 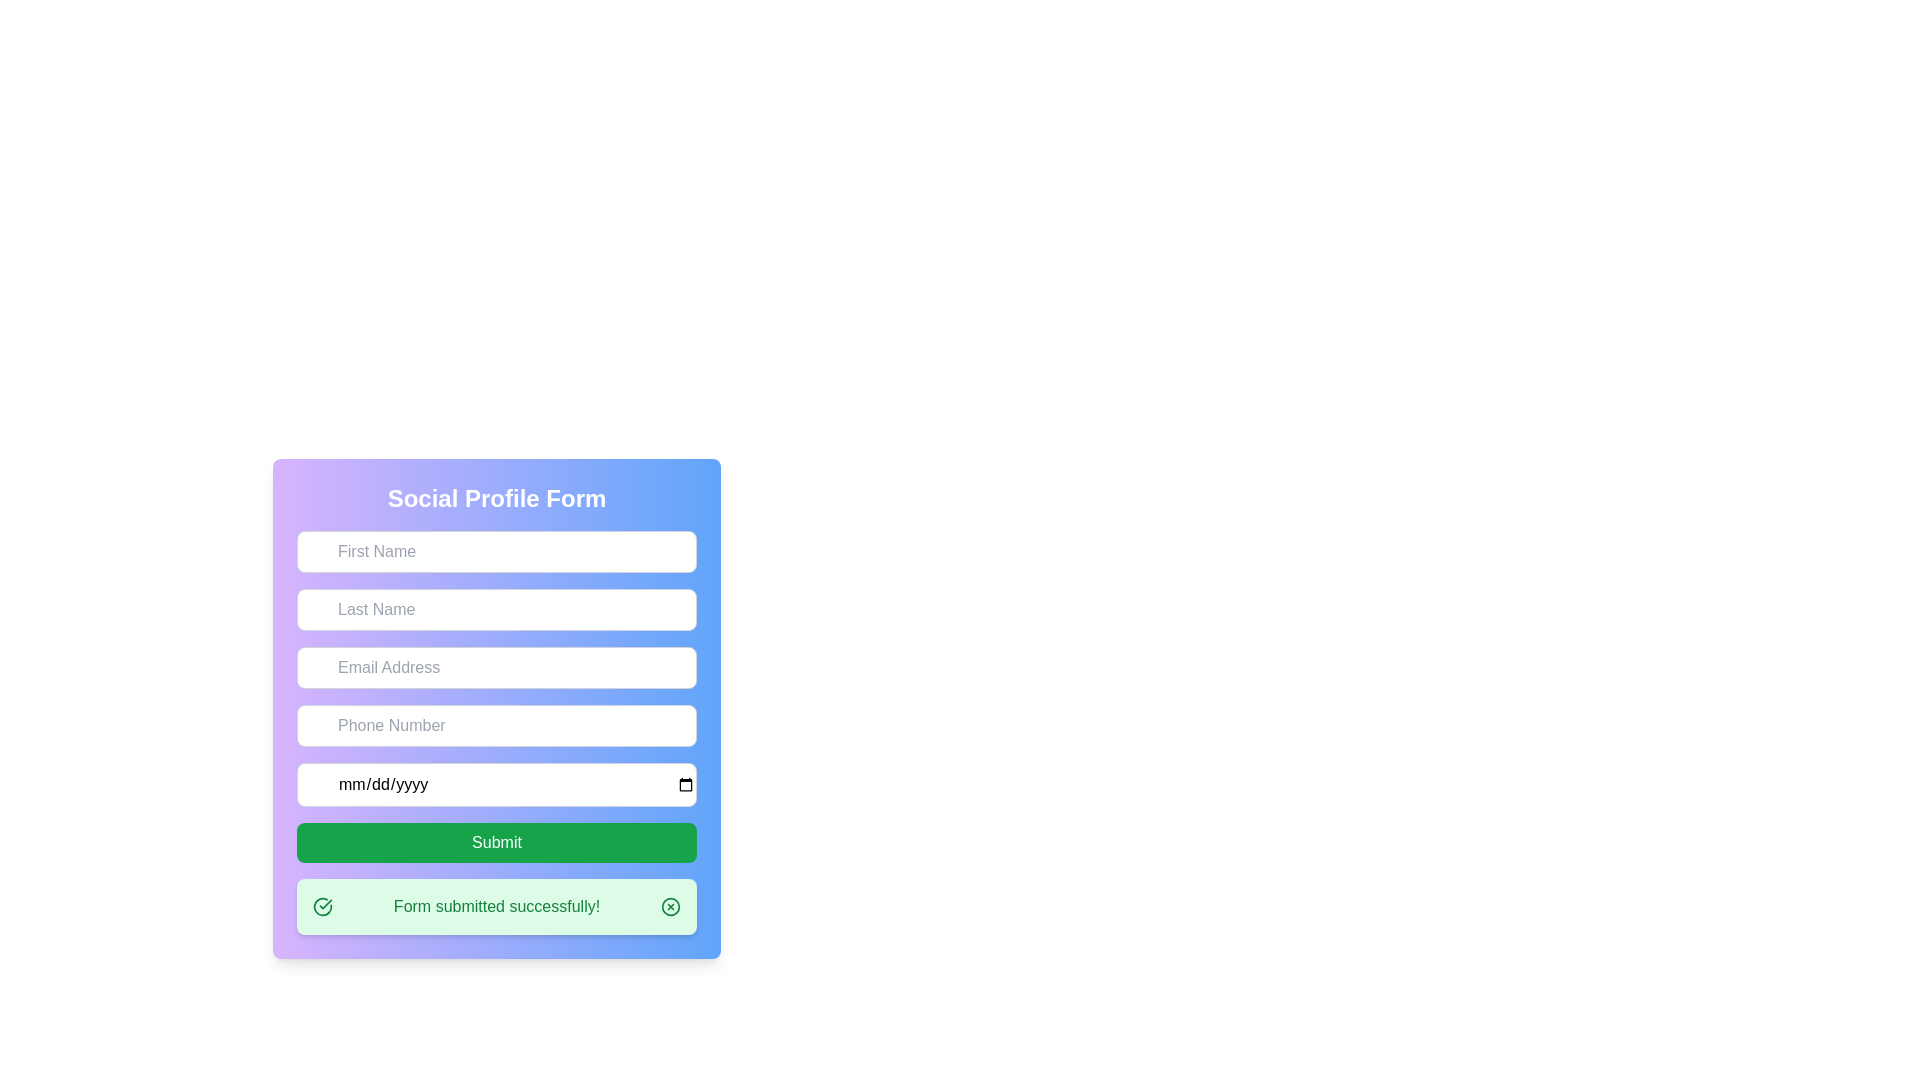 I want to click on the notification banner that displays 'Form submitted successfully!' located at the bottom of the form layout with a gradient blue to purple background, so click(x=497, y=906).